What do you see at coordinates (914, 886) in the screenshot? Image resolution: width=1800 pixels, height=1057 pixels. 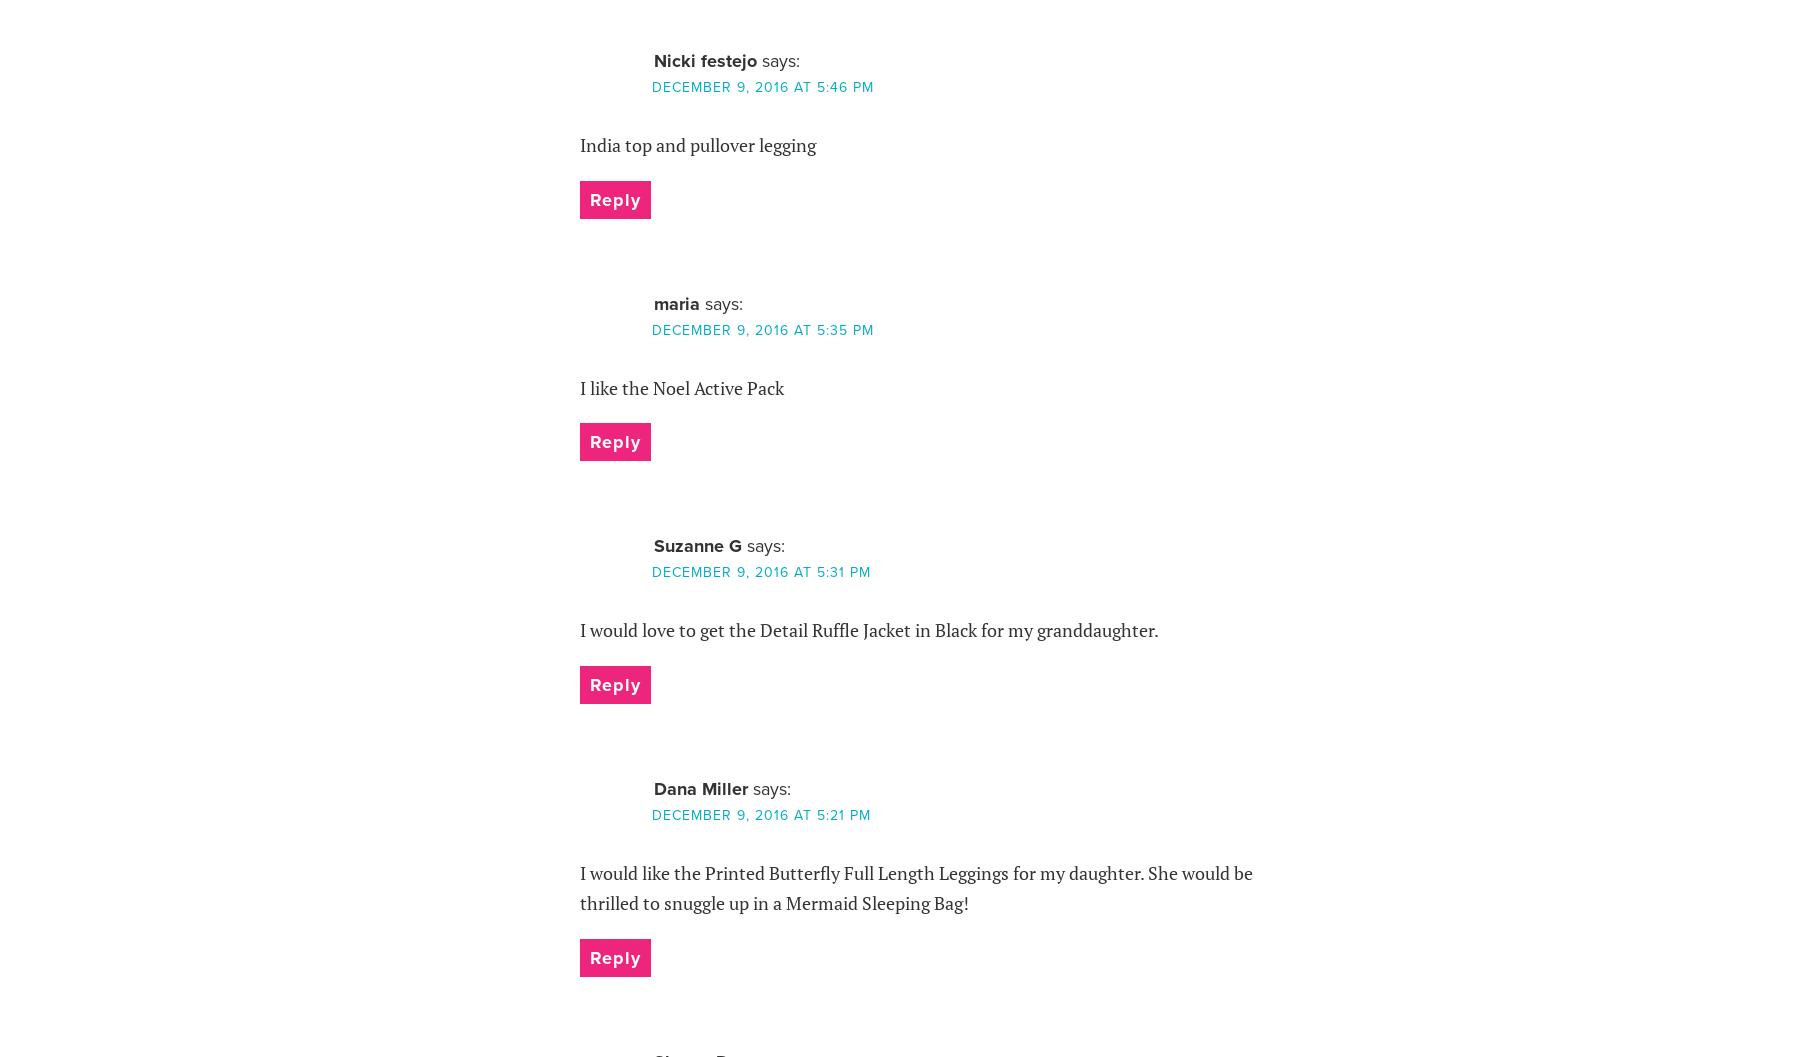 I see `'I would like the Printed Butterfly Full Length Leggings for my daughter. She would be thrilled to snuggle up in a Mermaid Sleeping Bag!'` at bounding box center [914, 886].